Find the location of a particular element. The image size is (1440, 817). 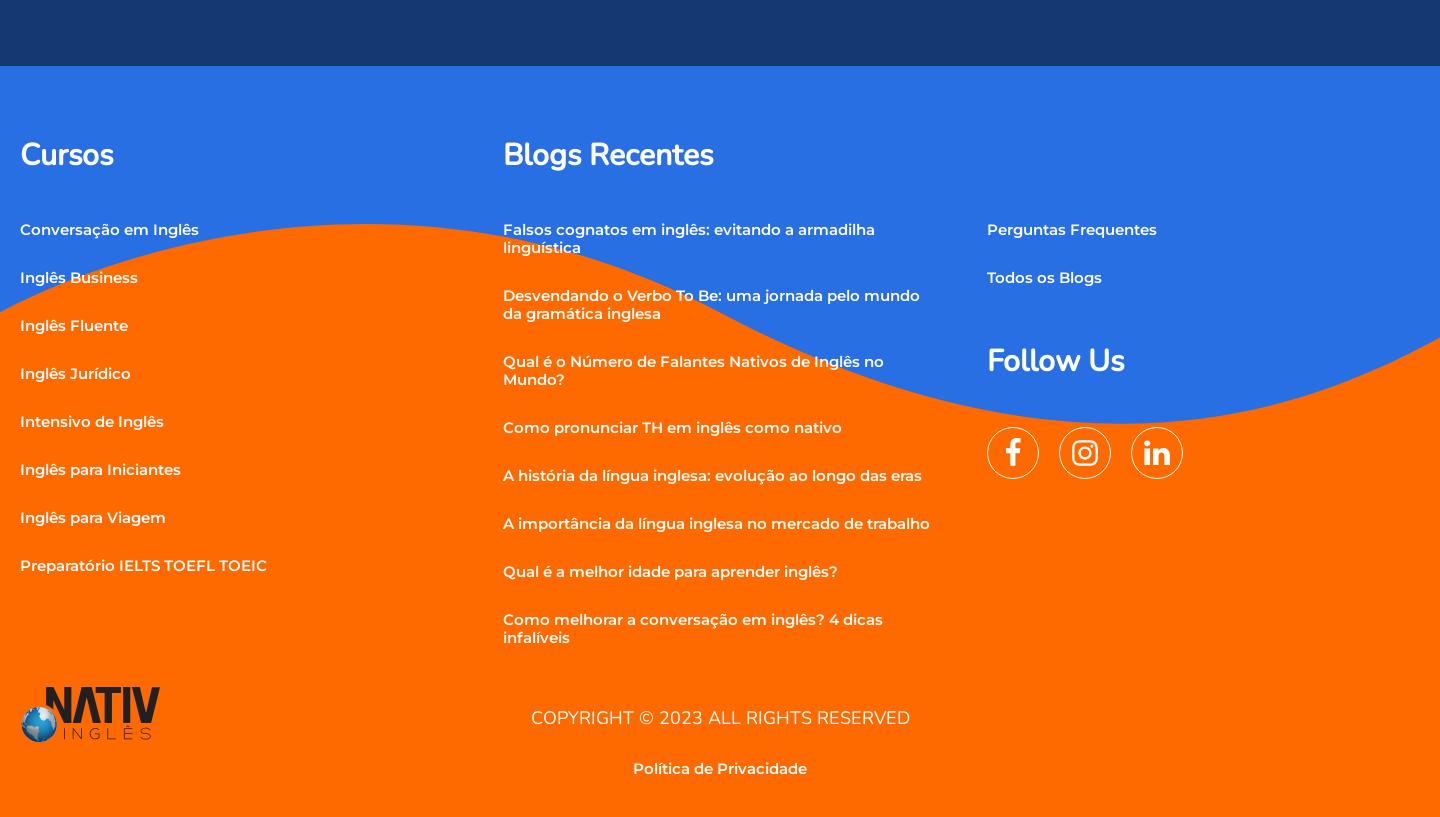

'Copyright © 2023 All Rights Reserved' is located at coordinates (719, 715).